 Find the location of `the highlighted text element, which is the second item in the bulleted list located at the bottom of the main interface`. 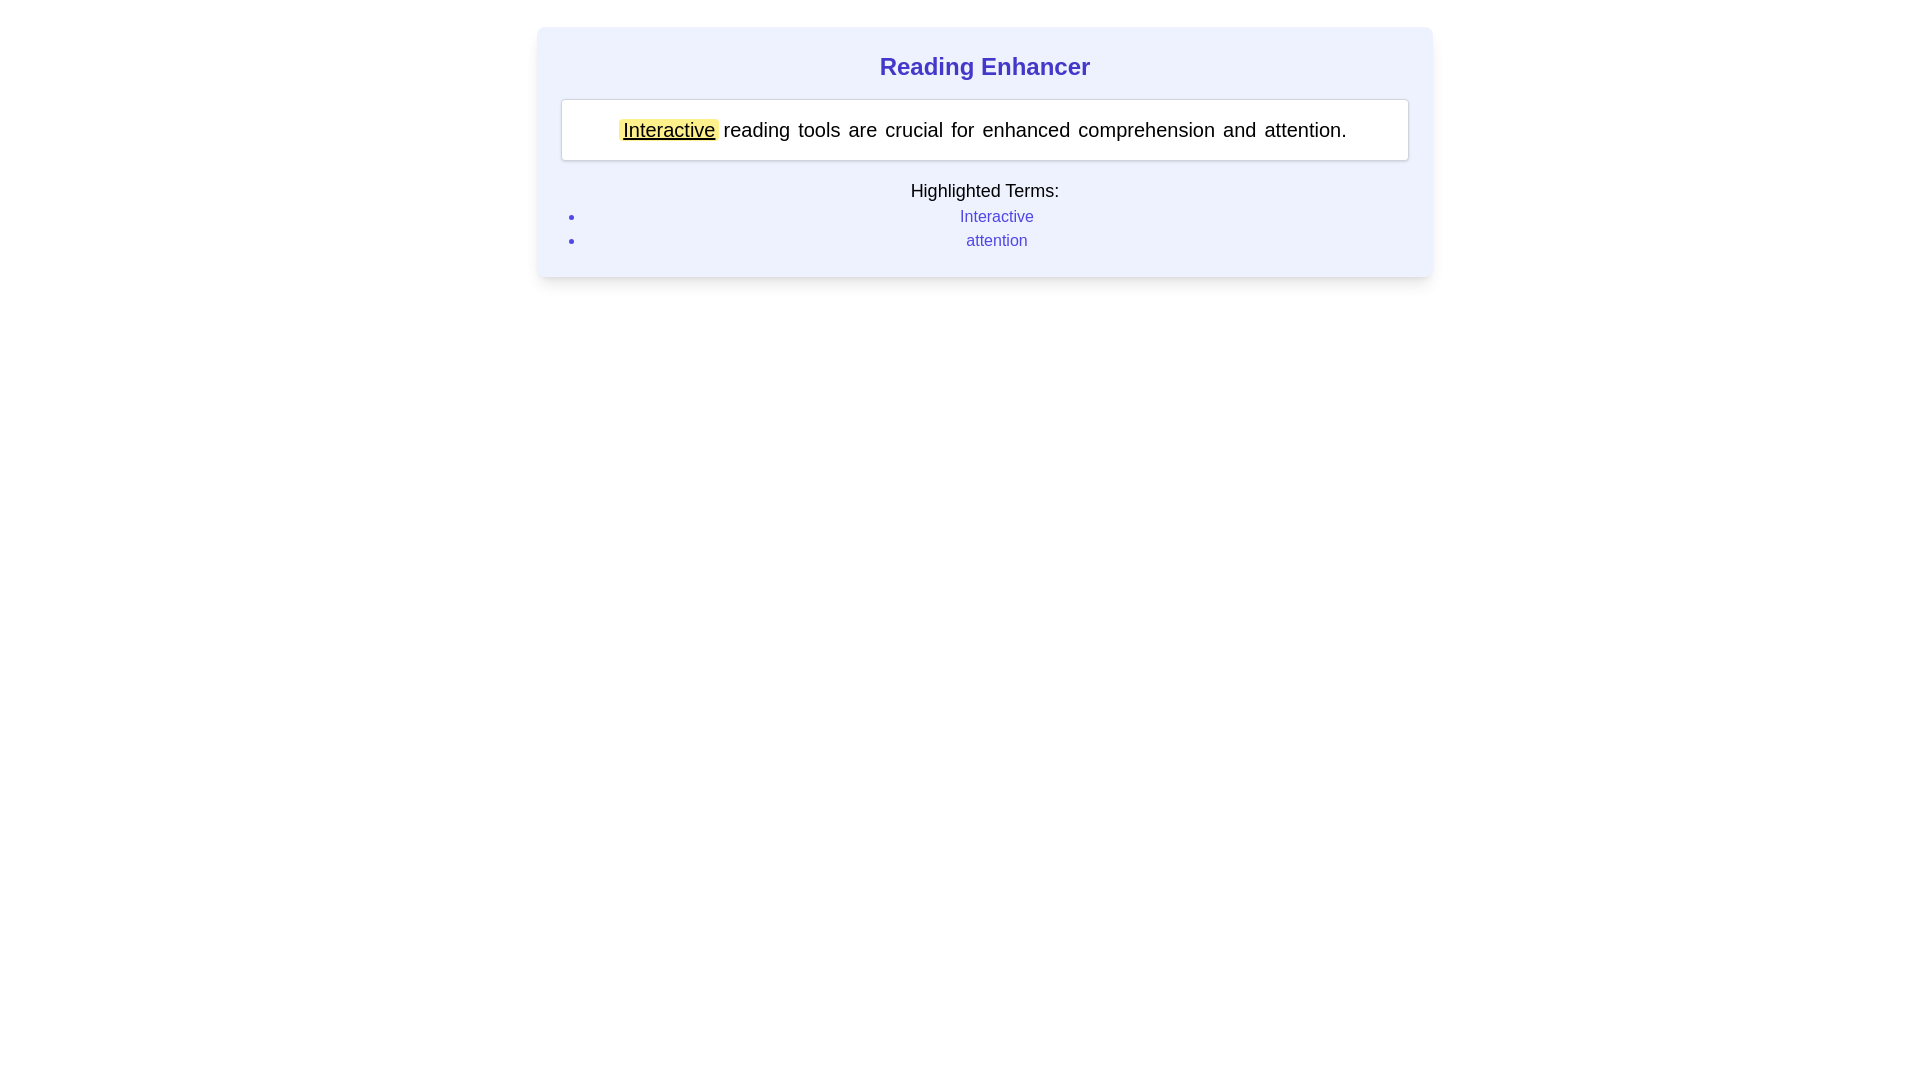

the highlighted text element, which is the second item in the bulleted list located at the bottom of the main interface is located at coordinates (997, 239).